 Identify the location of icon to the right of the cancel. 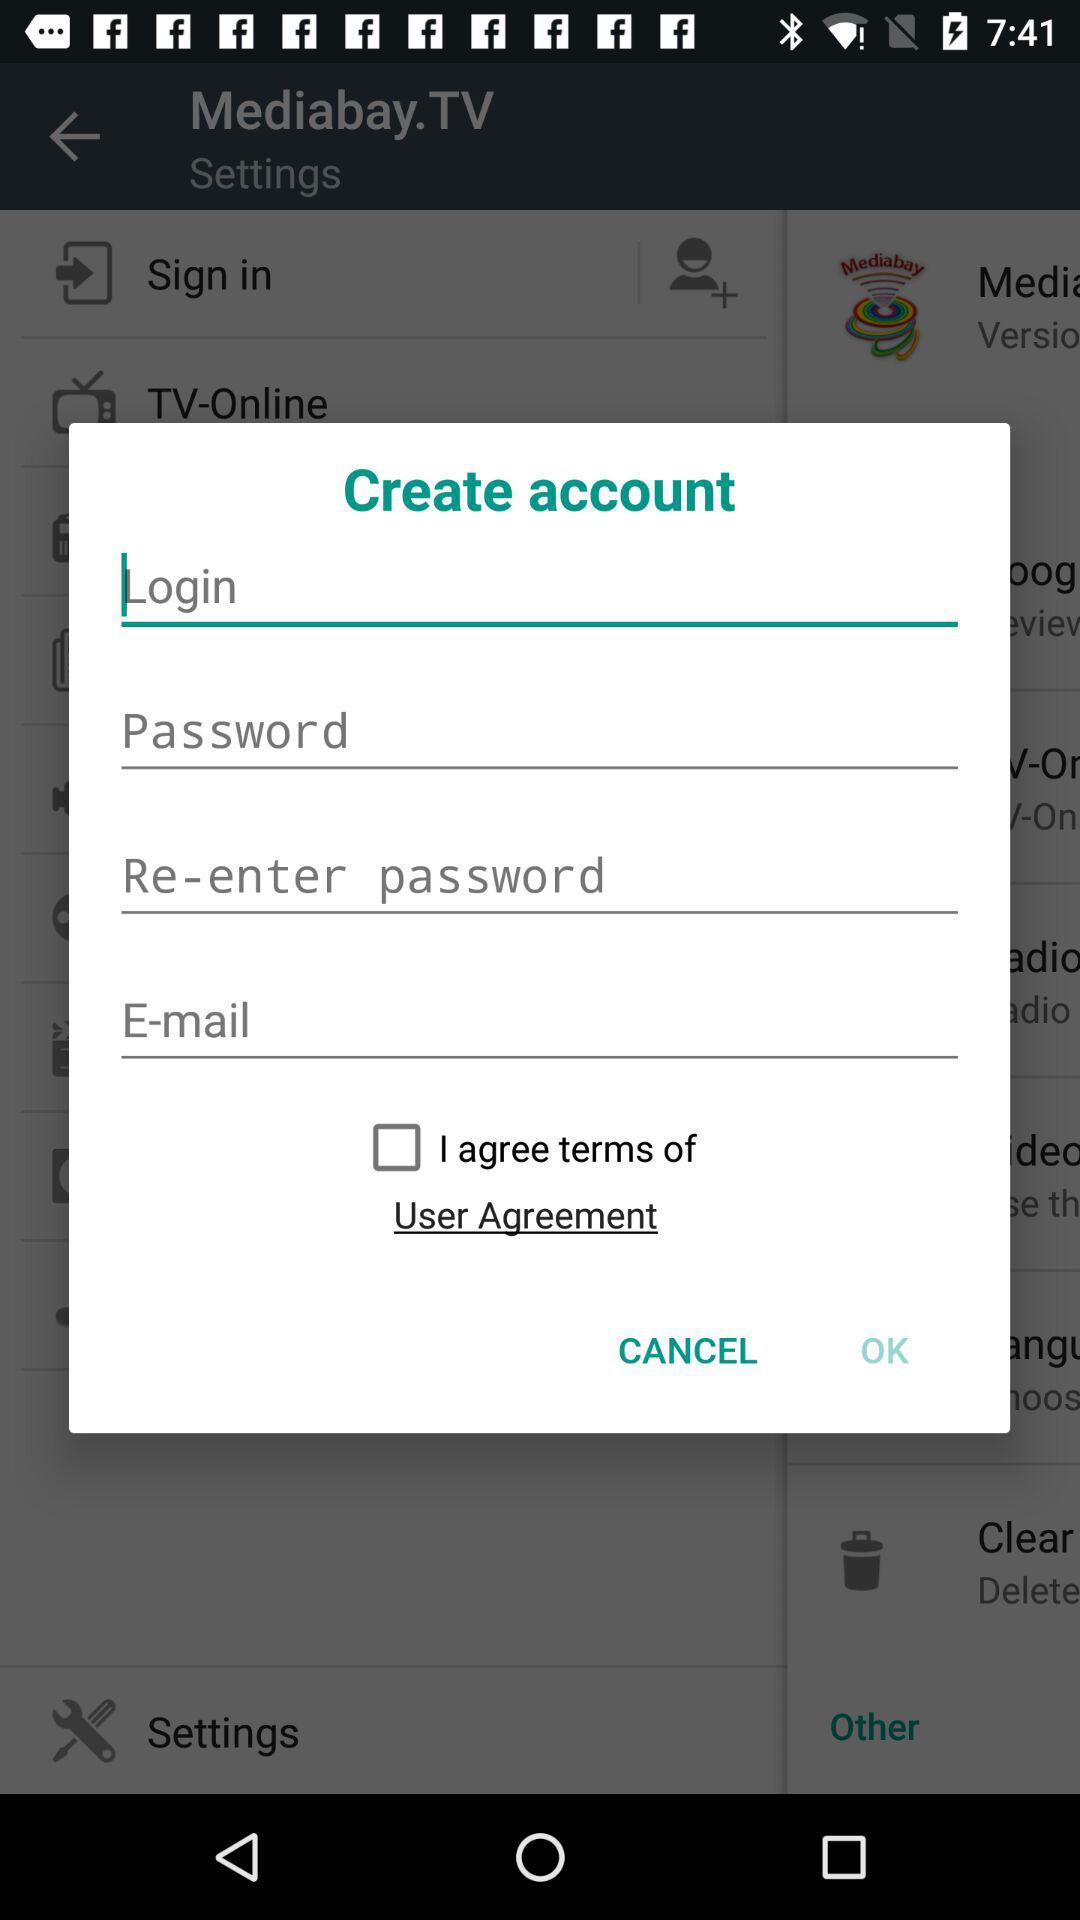
(883, 1349).